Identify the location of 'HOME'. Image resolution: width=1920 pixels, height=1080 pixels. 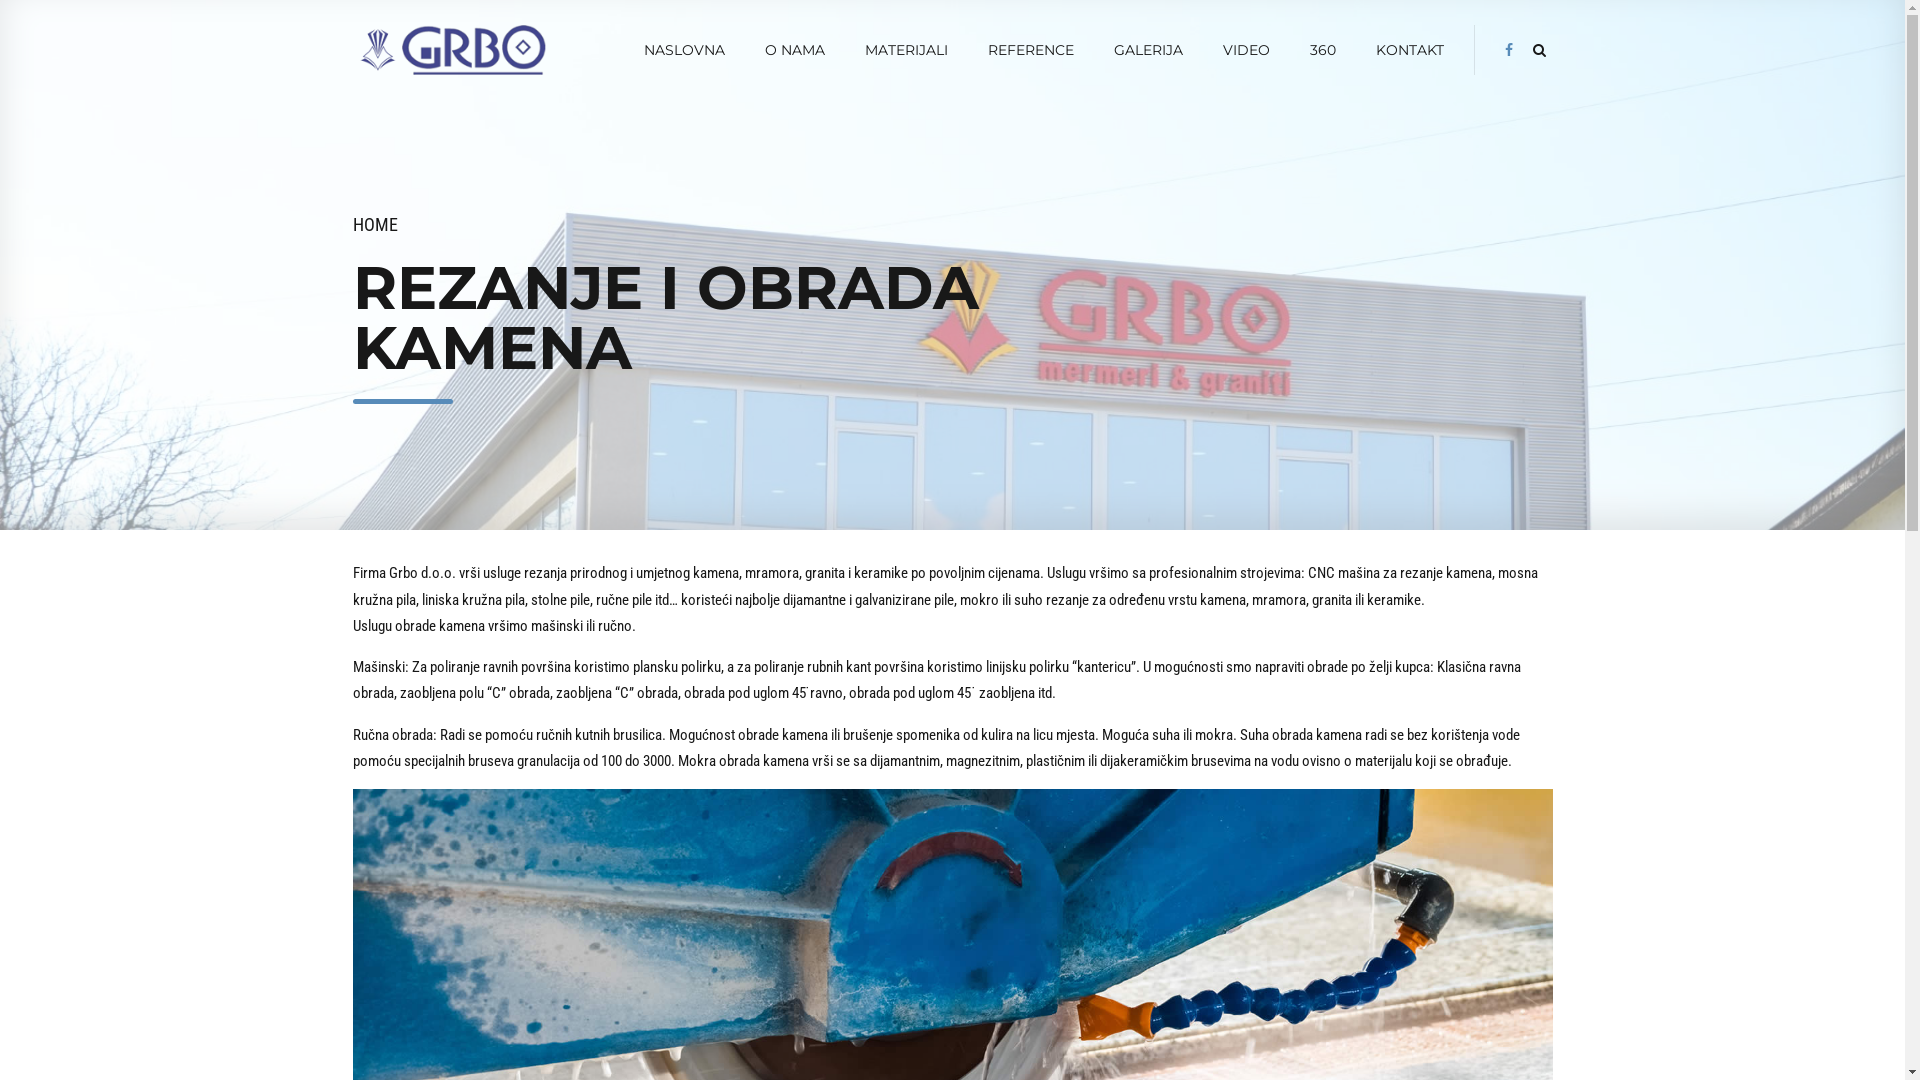
(374, 224).